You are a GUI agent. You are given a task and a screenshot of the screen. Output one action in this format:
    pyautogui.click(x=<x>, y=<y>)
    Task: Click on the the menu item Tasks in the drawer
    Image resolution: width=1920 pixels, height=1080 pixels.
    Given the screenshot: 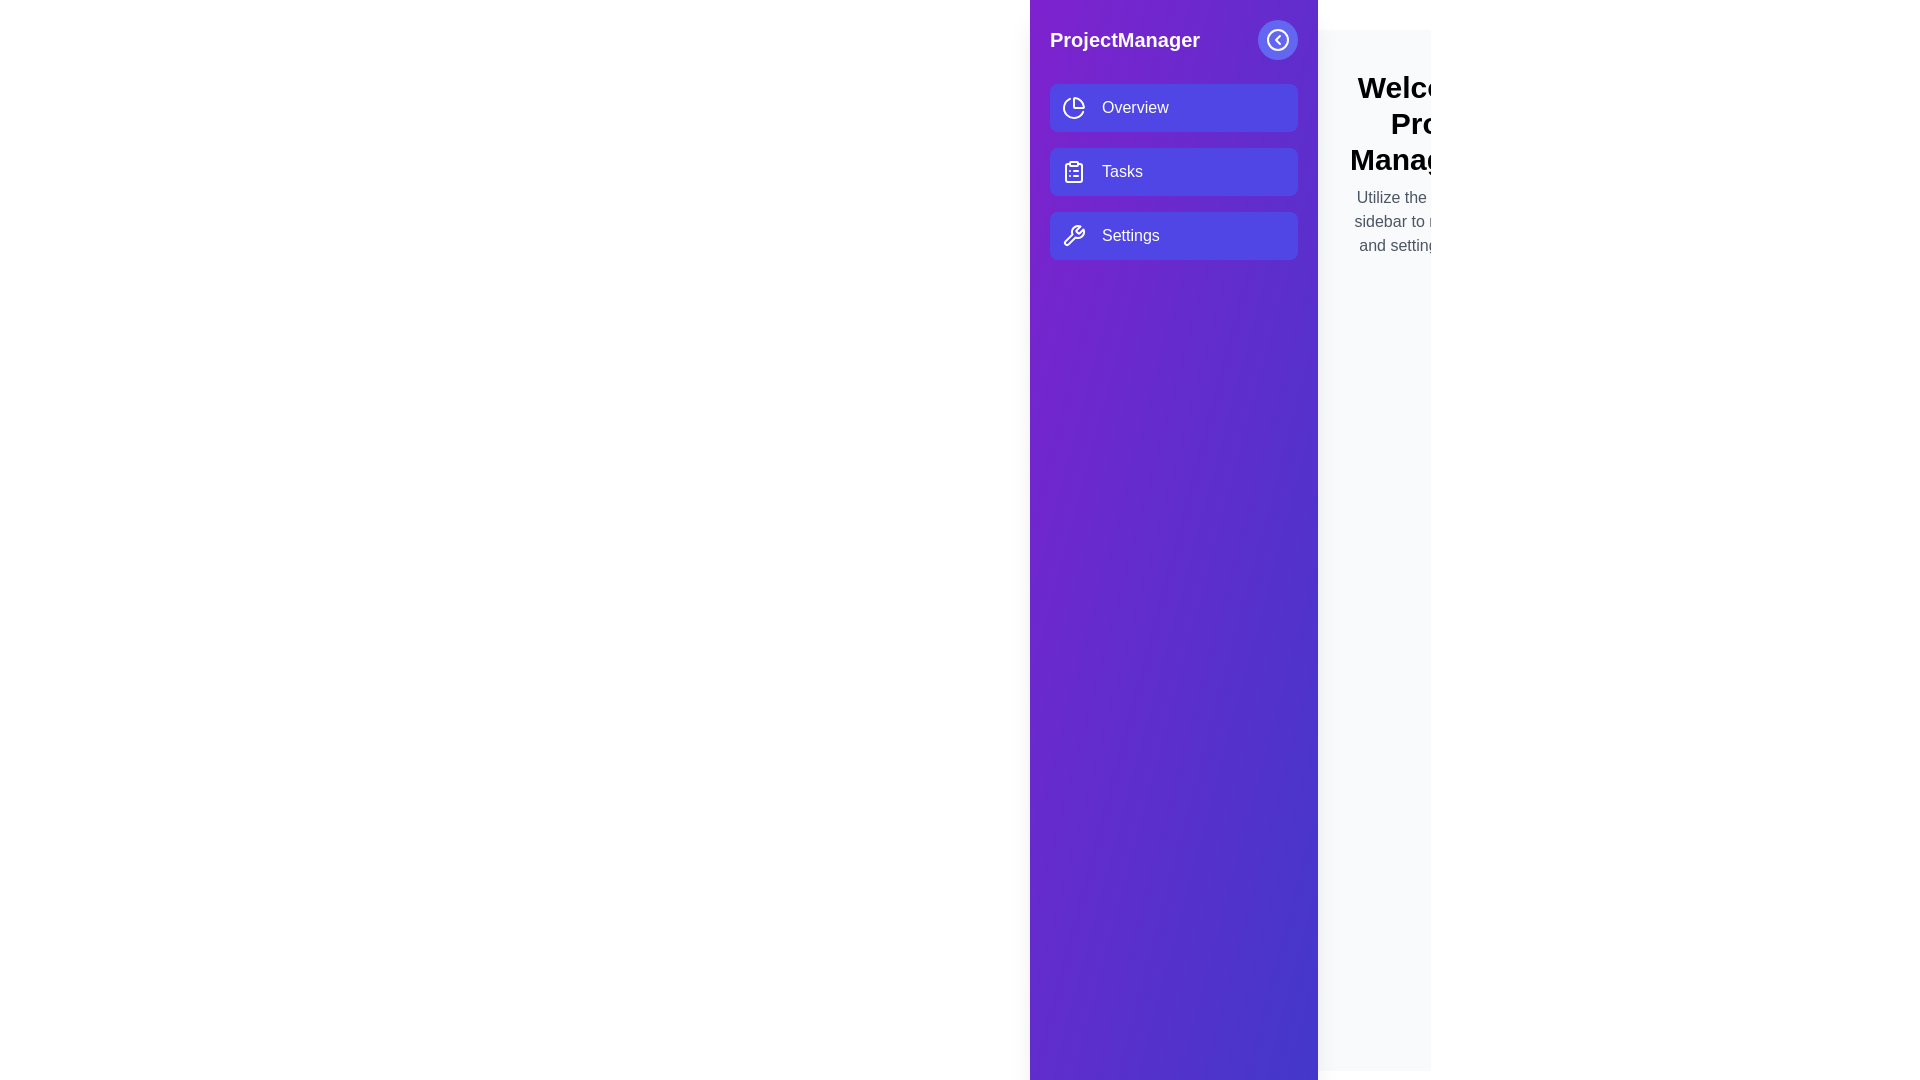 What is the action you would take?
    pyautogui.click(x=1174, y=171)
    